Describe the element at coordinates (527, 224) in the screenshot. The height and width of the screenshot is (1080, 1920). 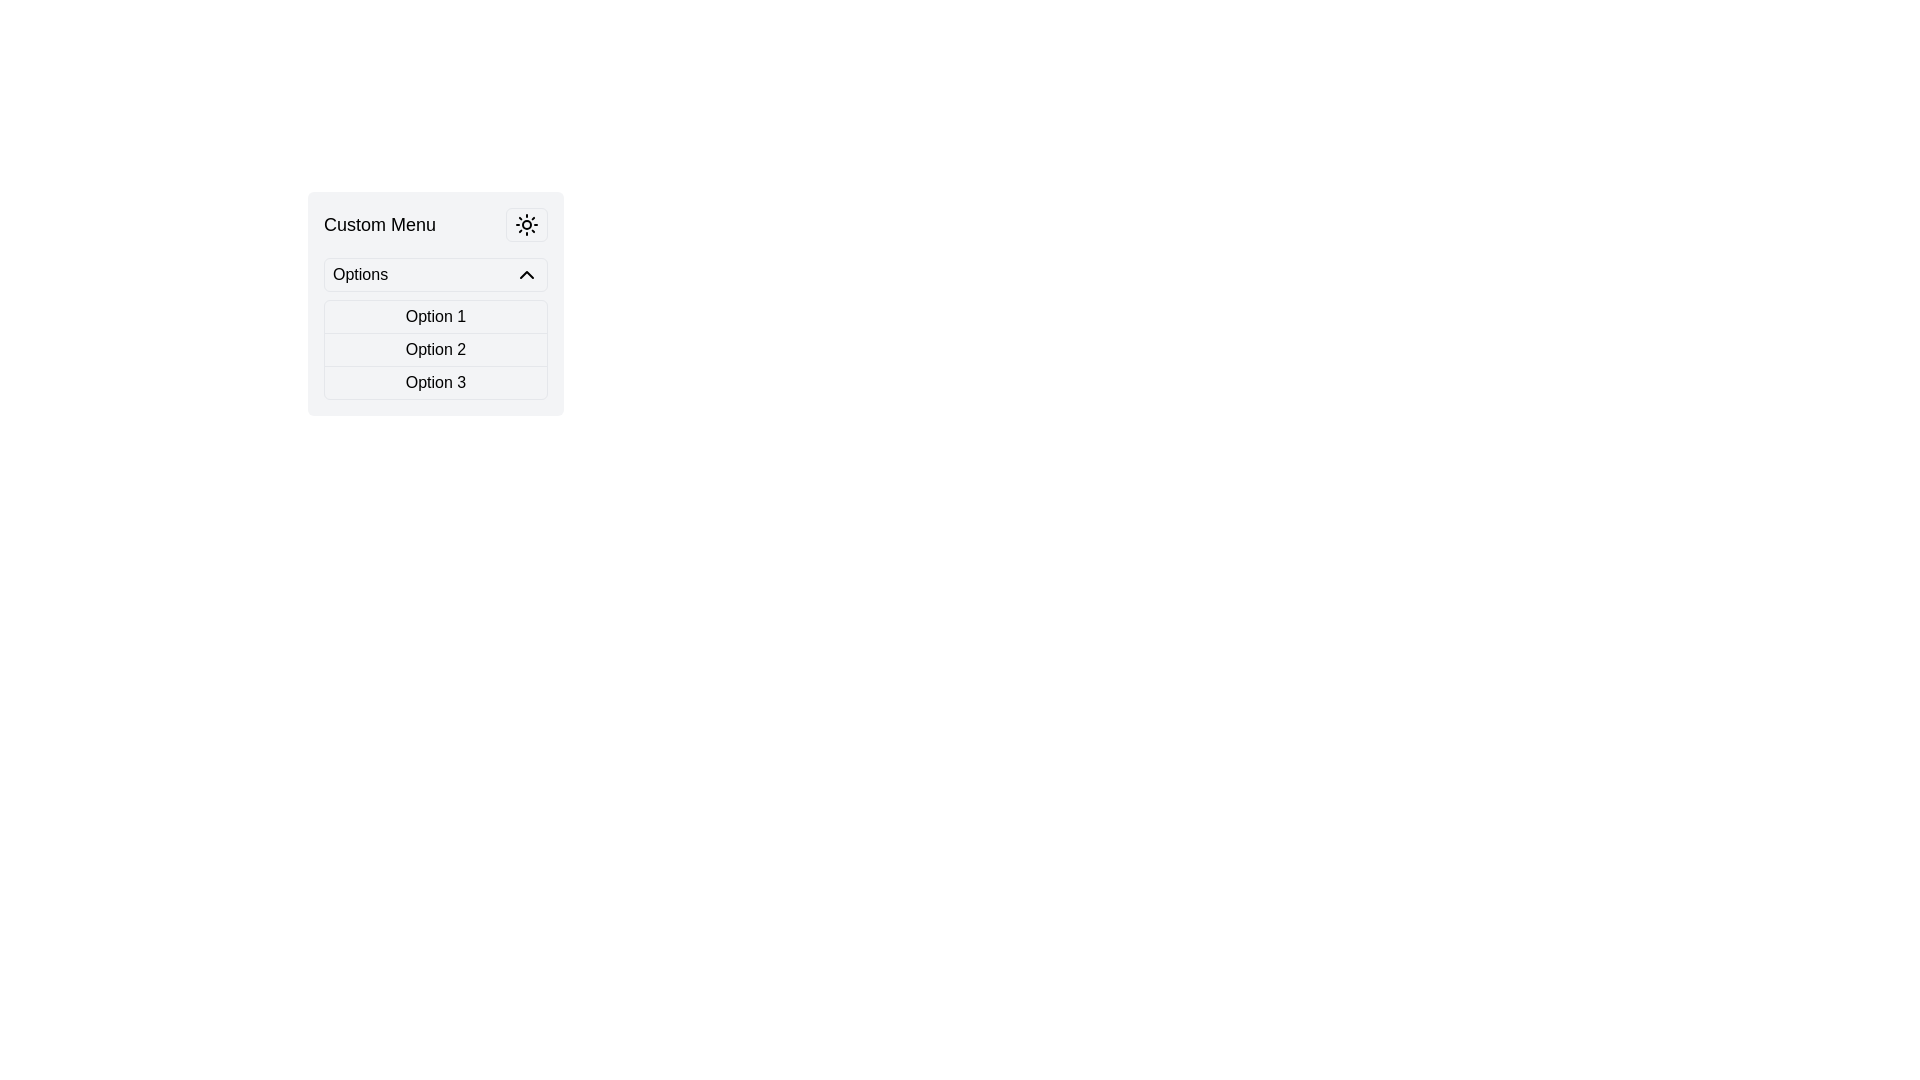
I see `the brightness toggle button located at the top-right corner of the 'Custom Menu' section` at that location.